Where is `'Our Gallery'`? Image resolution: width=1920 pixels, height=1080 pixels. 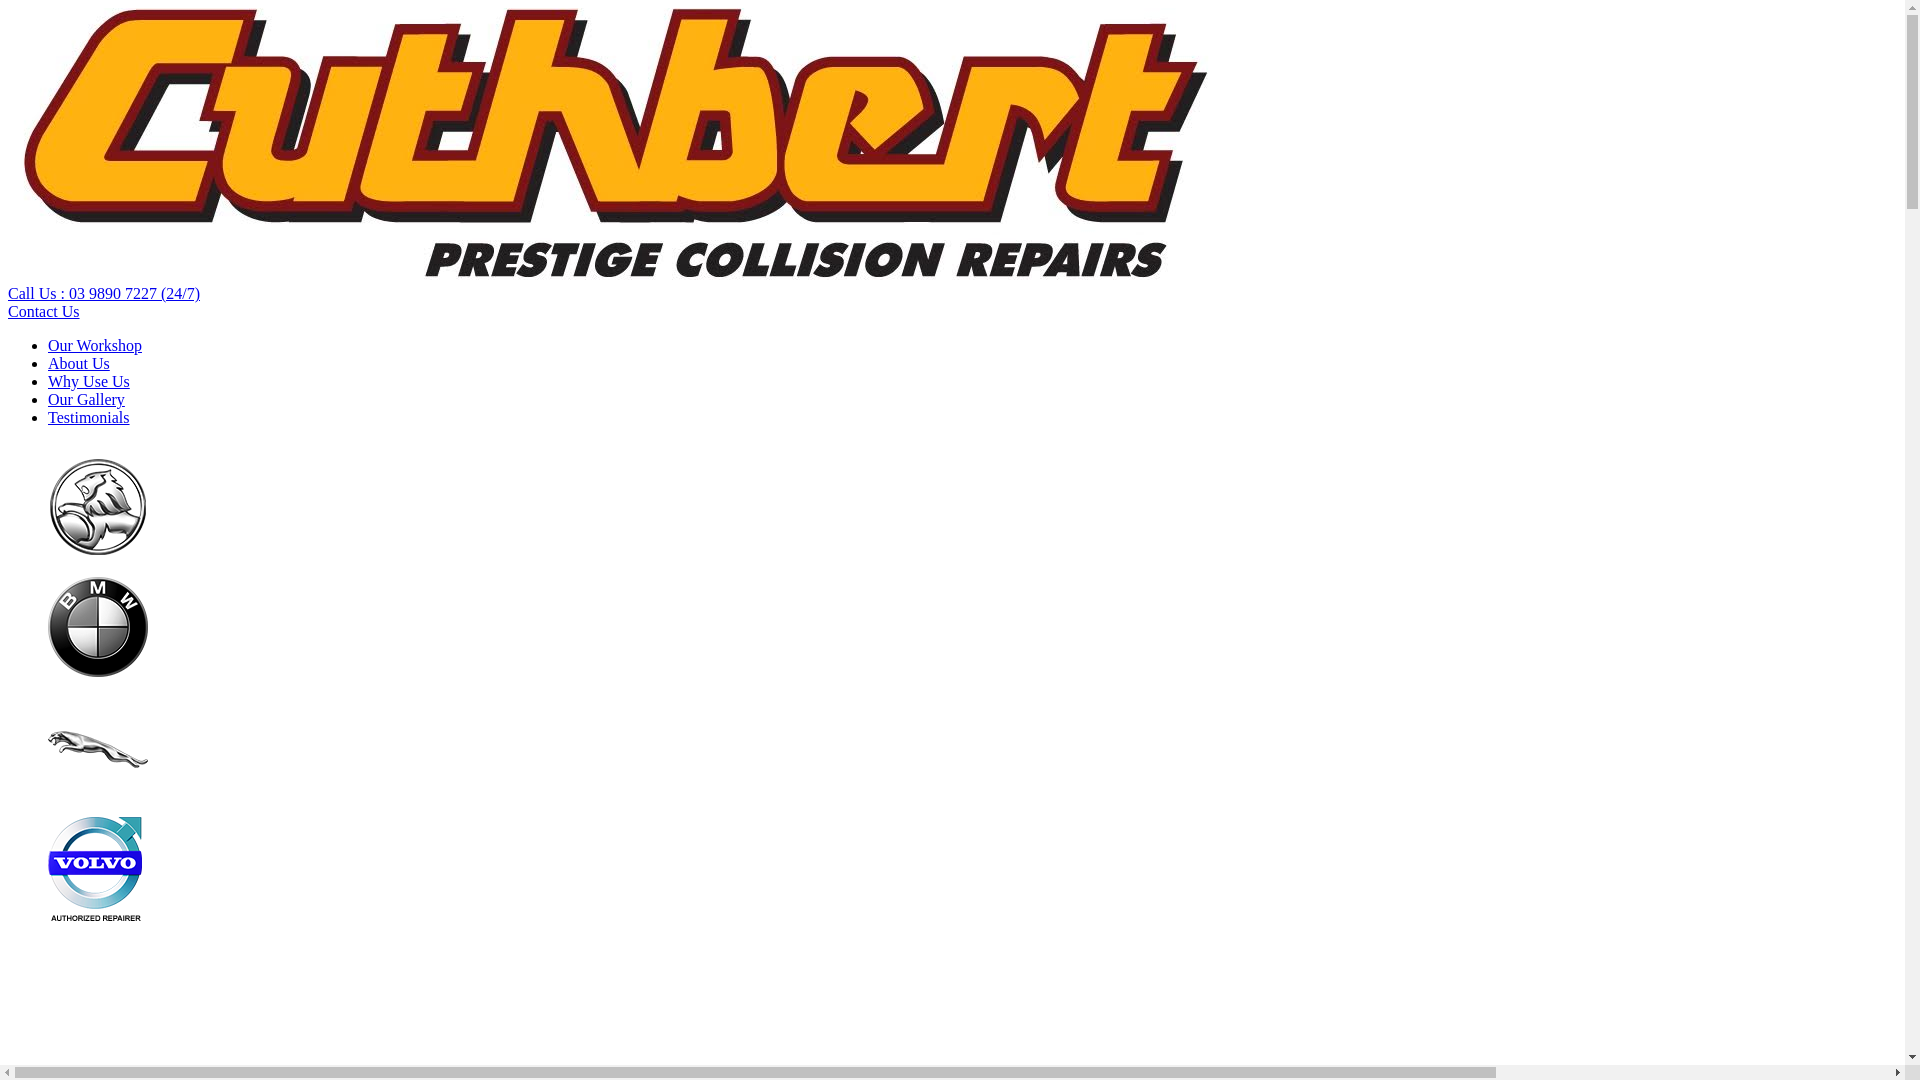
'Our Gallery' is located at coordinates (85, 399).